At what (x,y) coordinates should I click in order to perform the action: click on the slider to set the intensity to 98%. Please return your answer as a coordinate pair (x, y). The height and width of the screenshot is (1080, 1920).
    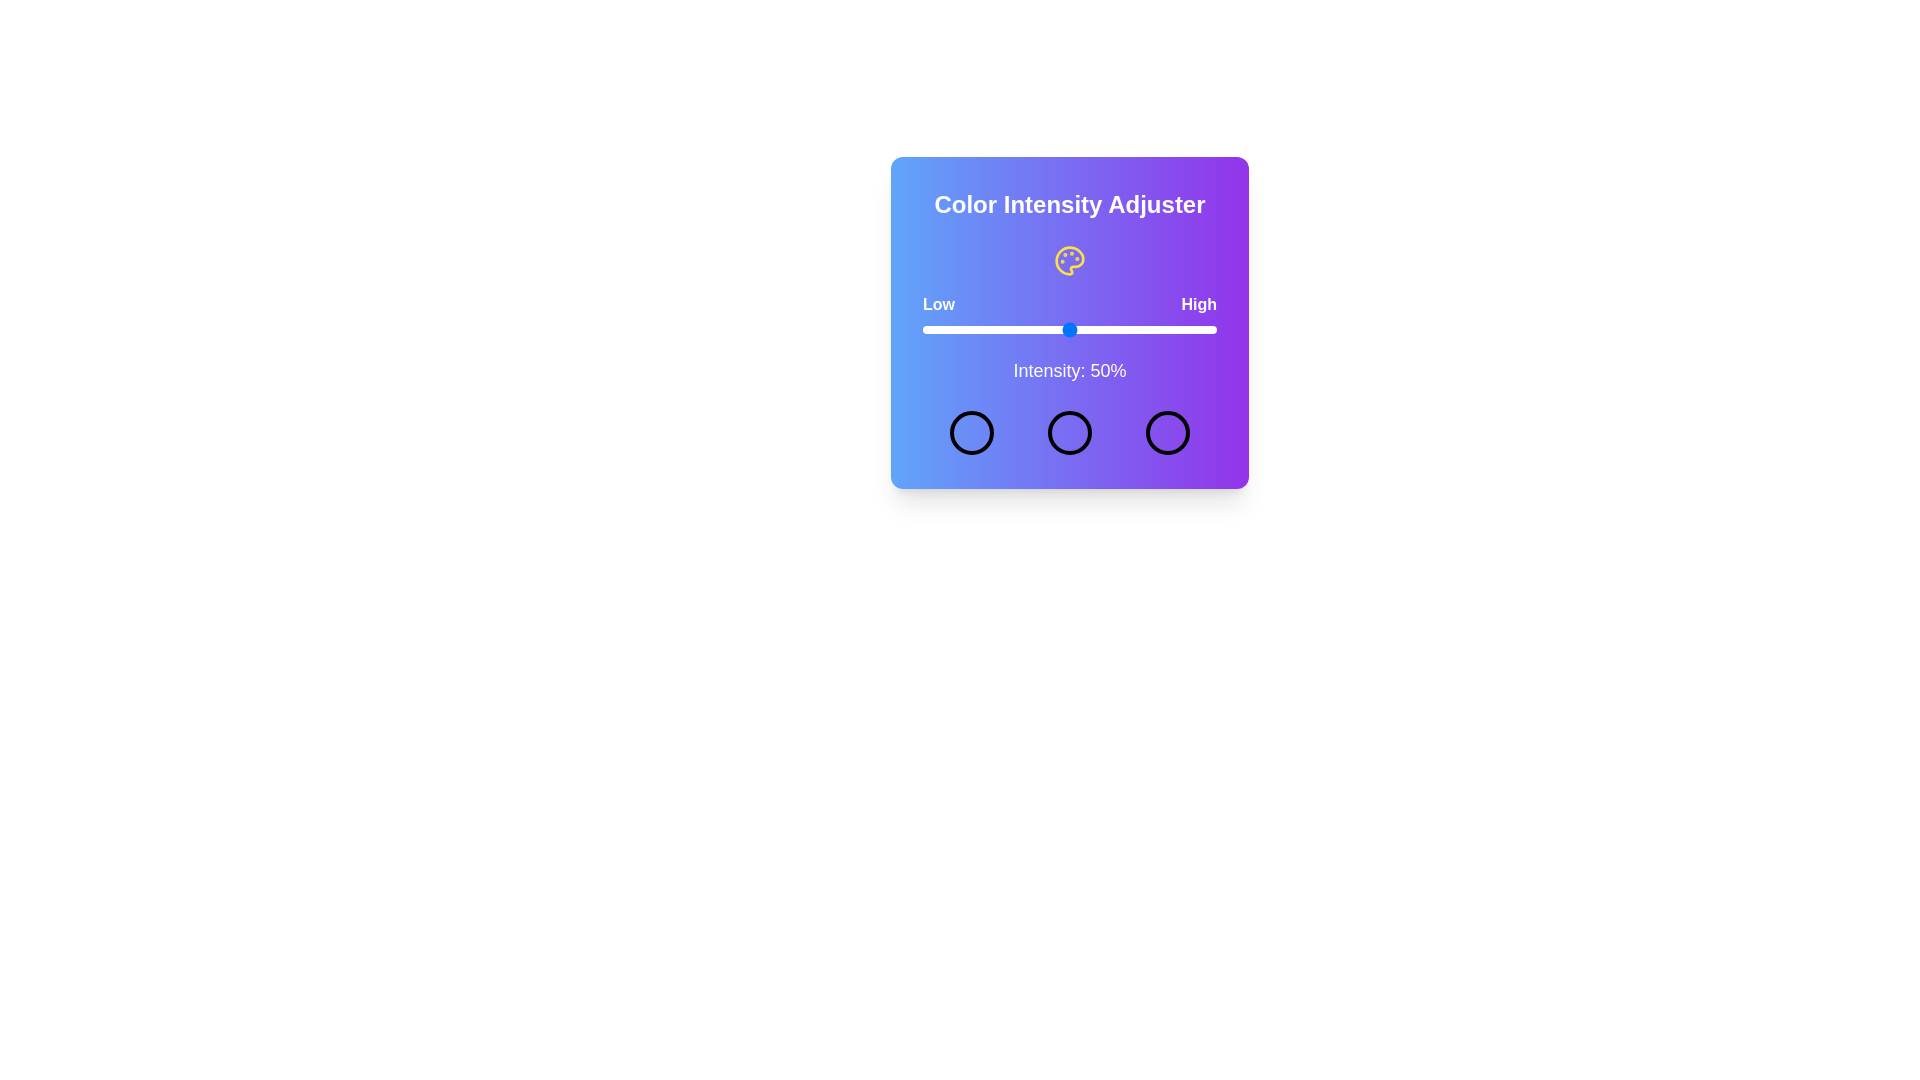
    Looking at the image, I should click on (1210, 329).